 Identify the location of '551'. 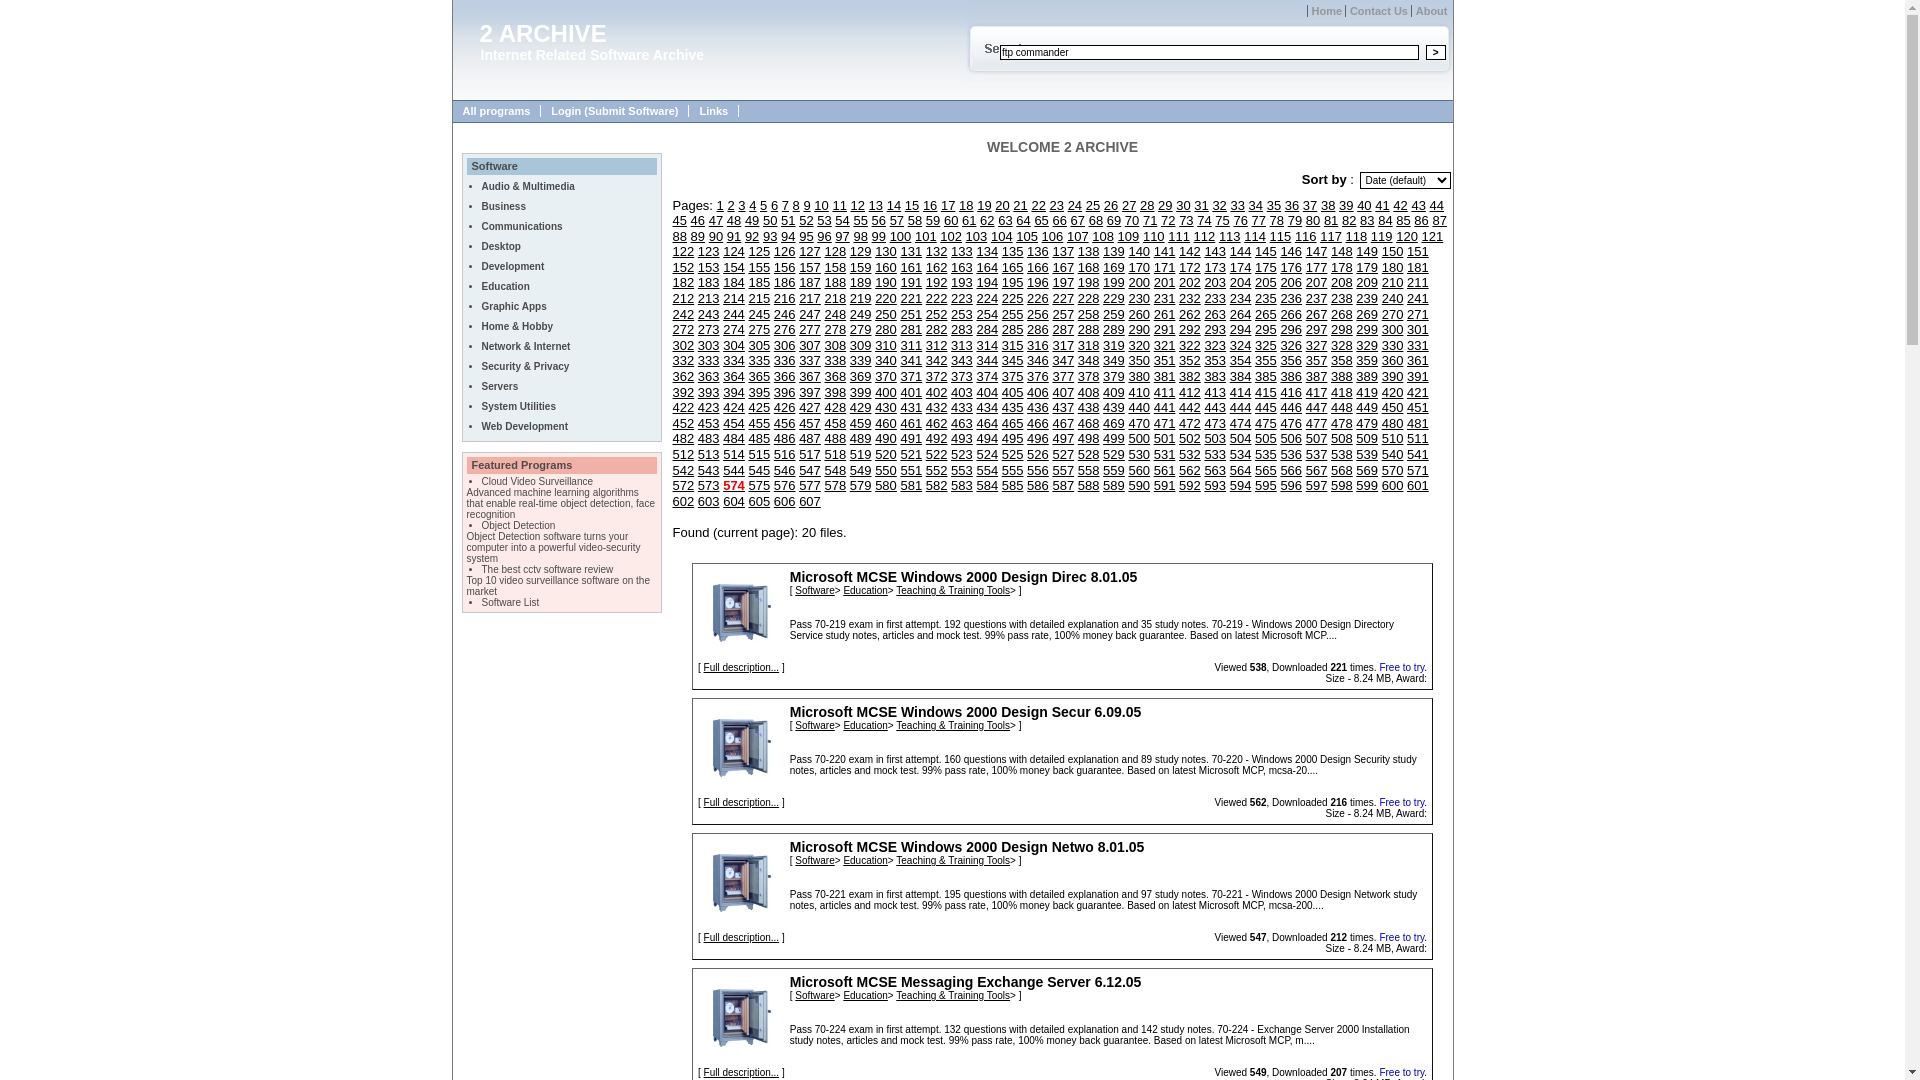
(910, 470).